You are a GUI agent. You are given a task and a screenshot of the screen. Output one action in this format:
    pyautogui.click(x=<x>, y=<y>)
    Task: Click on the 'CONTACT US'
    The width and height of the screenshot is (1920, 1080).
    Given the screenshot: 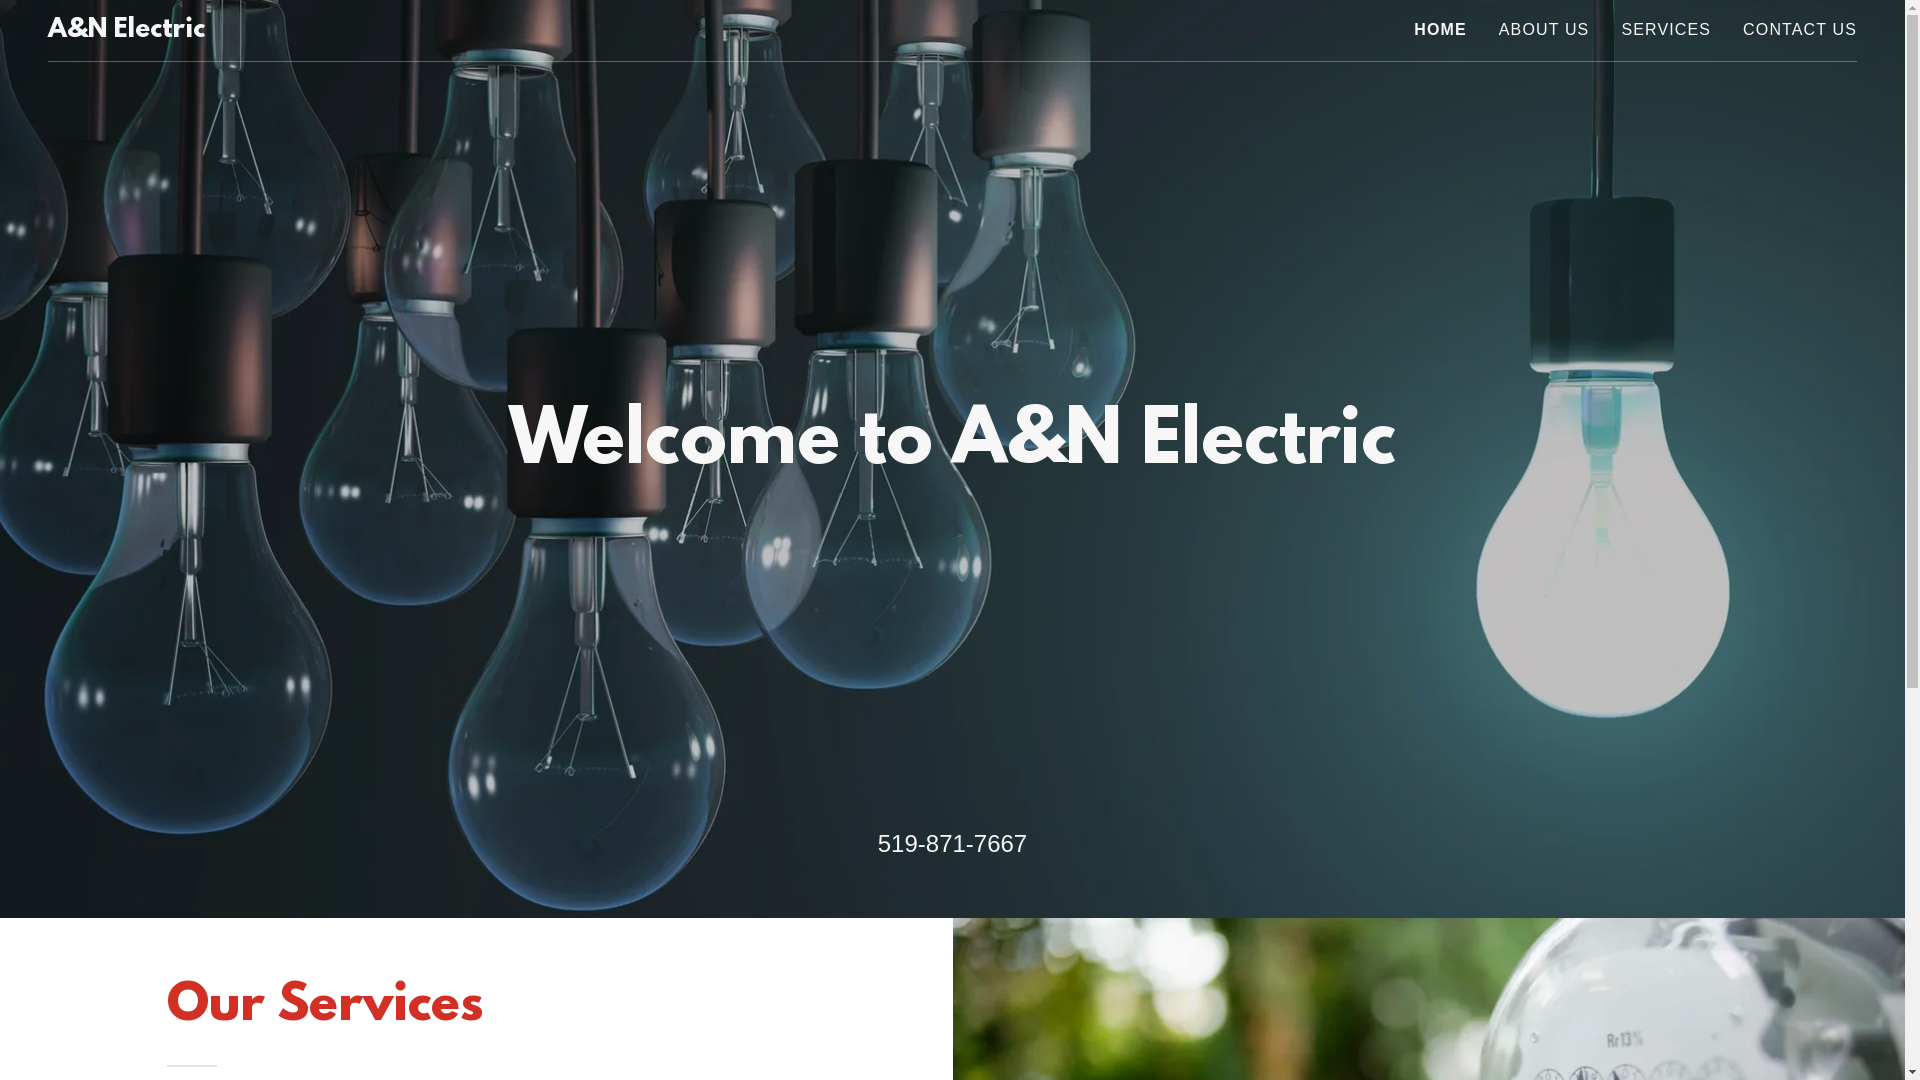 What is the action you would take?
    pyautogui.click(x=1800, y=30)
    